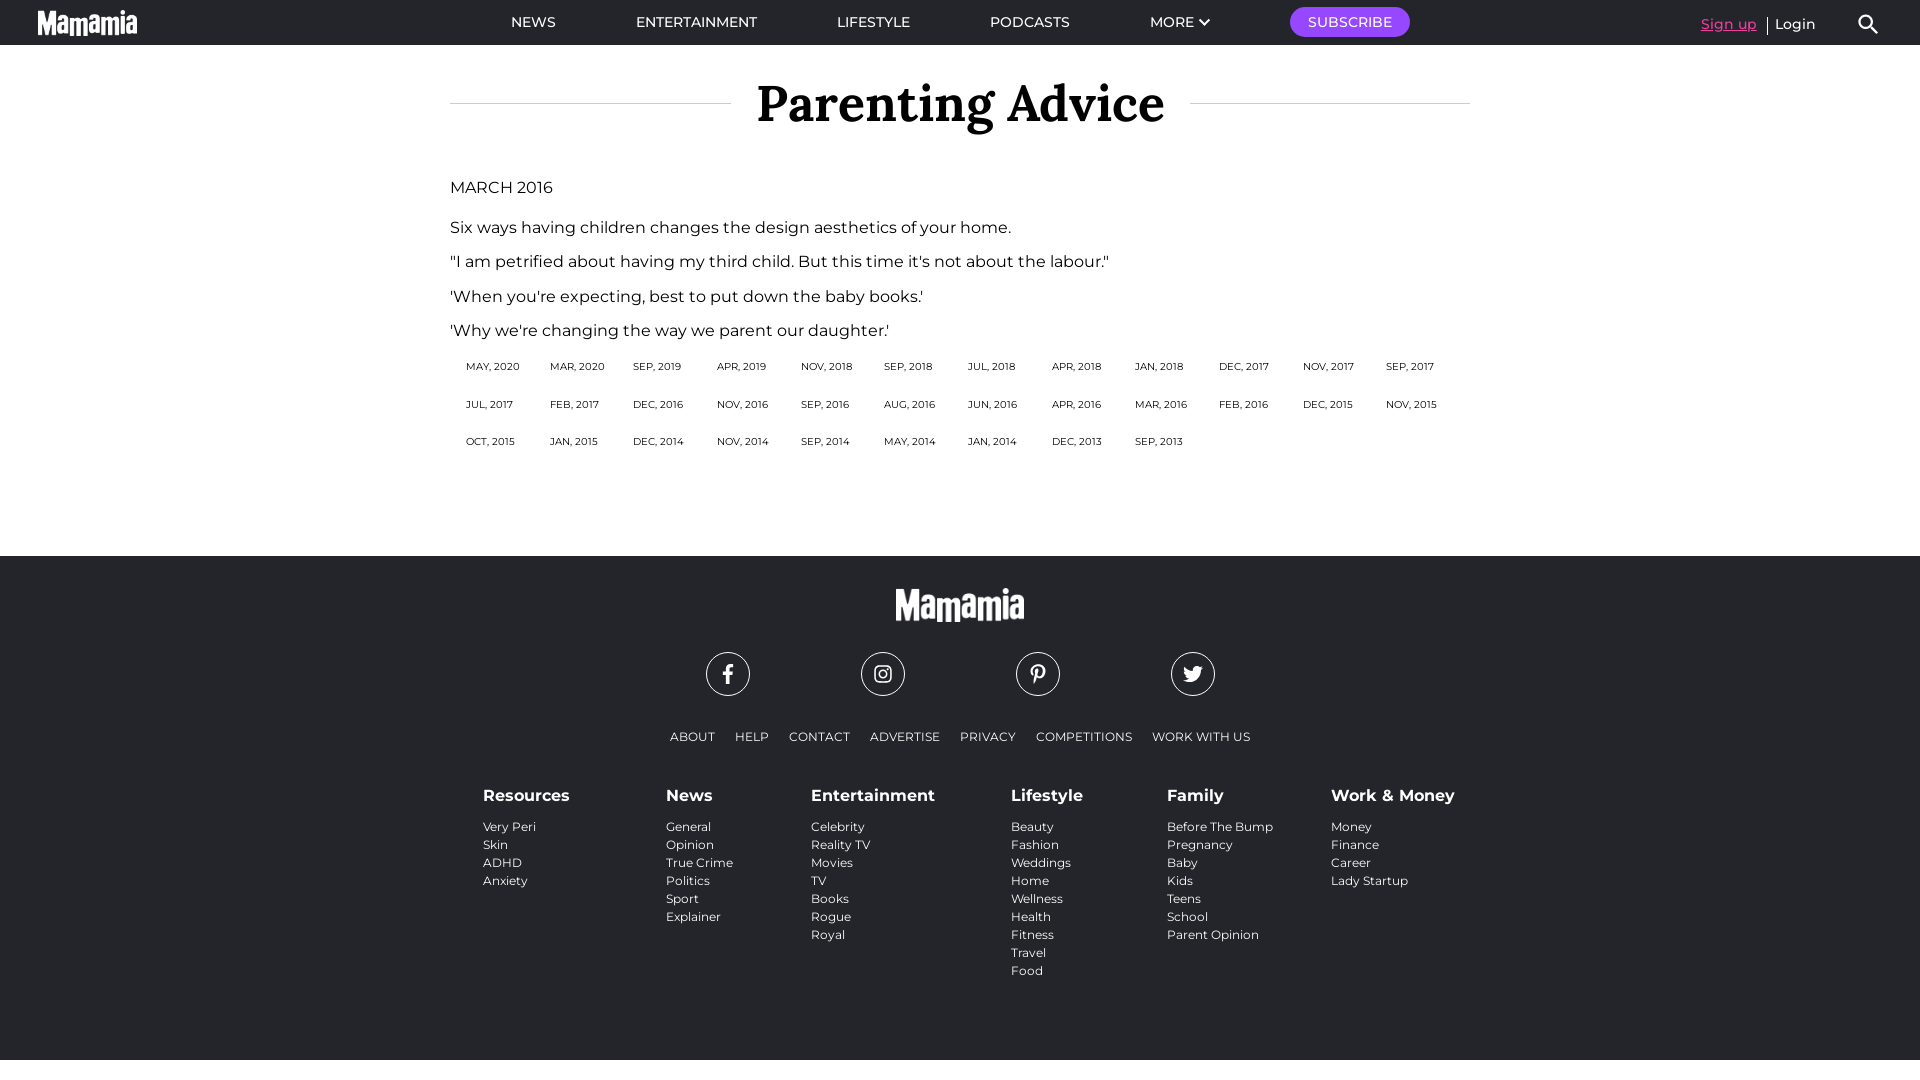 This screenshot has height=1080, width=1920. What do you see at coordinates (740, 366) in the screenshot?
I see `'APR, 2019'` at bounding box center [740, 366].